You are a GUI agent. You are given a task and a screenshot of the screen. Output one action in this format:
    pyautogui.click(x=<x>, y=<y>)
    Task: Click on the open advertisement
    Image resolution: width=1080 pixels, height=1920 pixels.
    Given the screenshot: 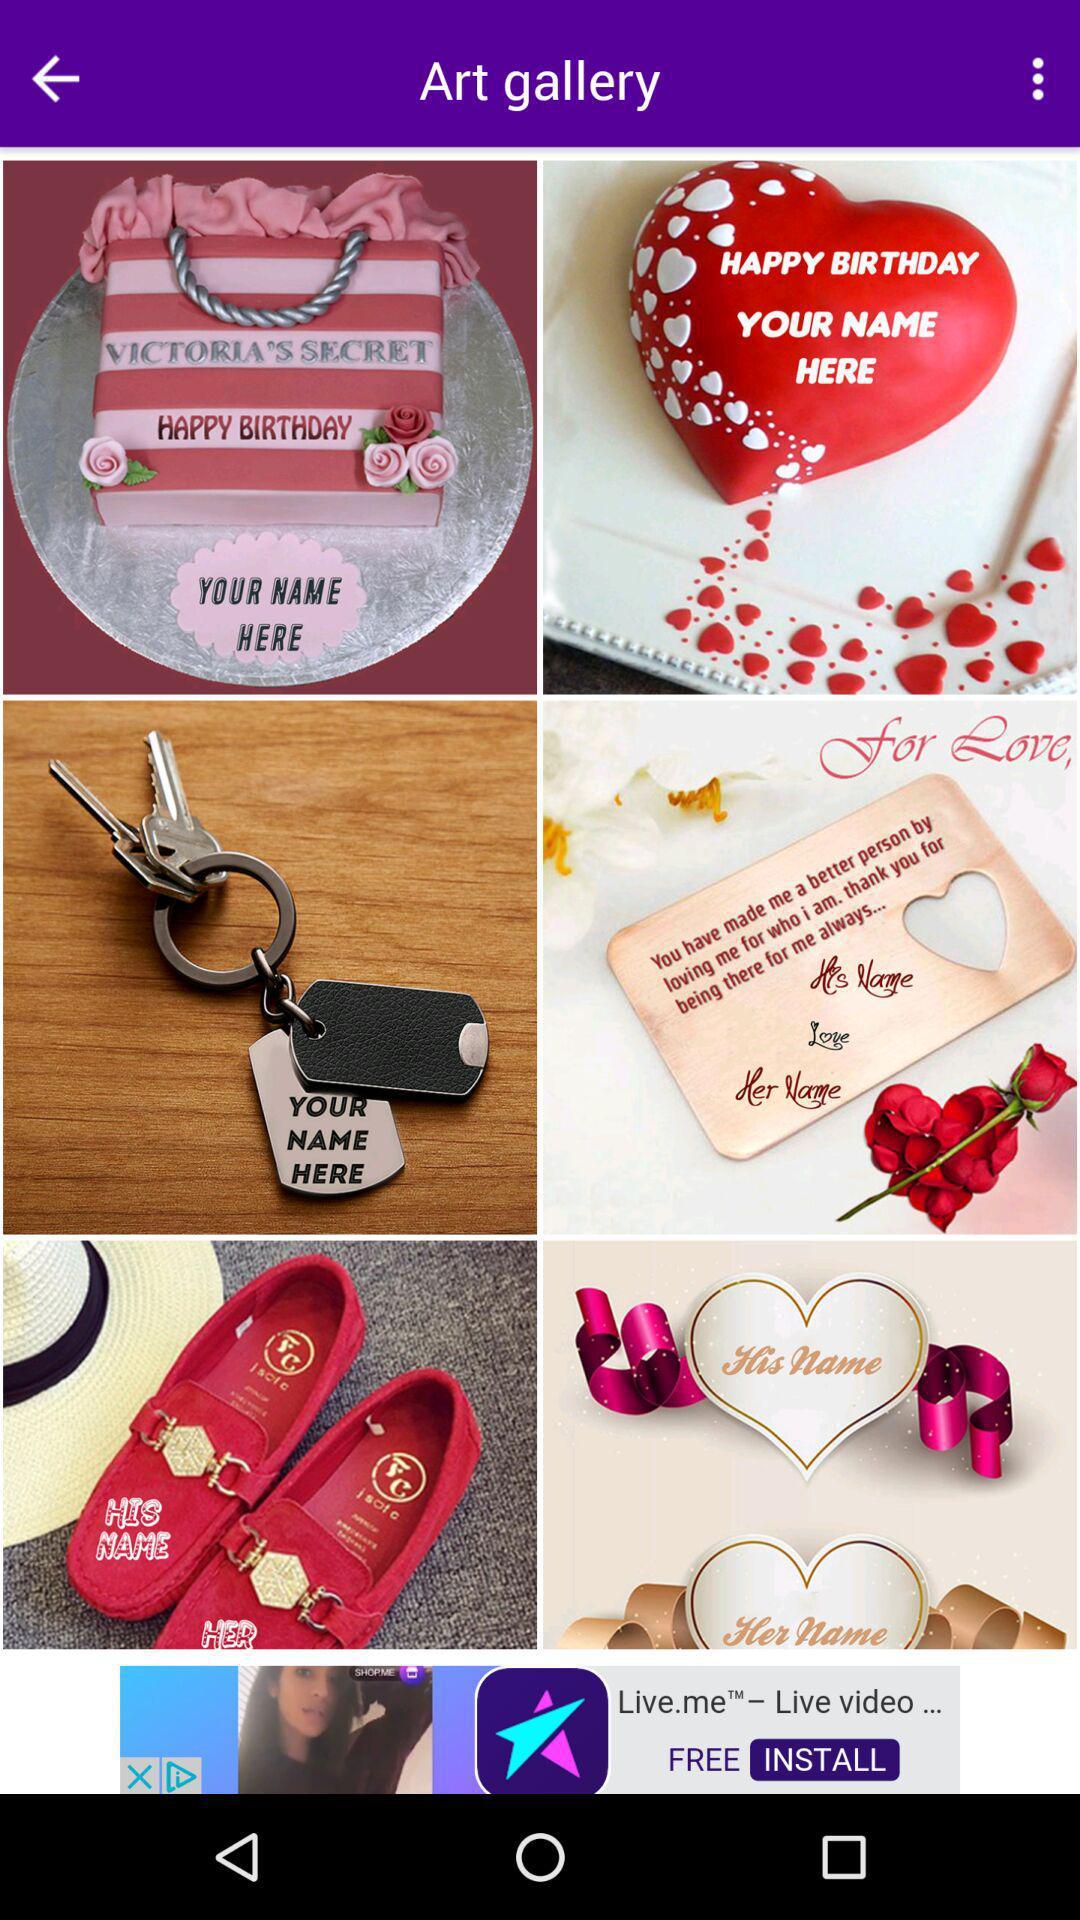 What is the action you would take?
    pyautogui.click(x=540, y=1727)
    